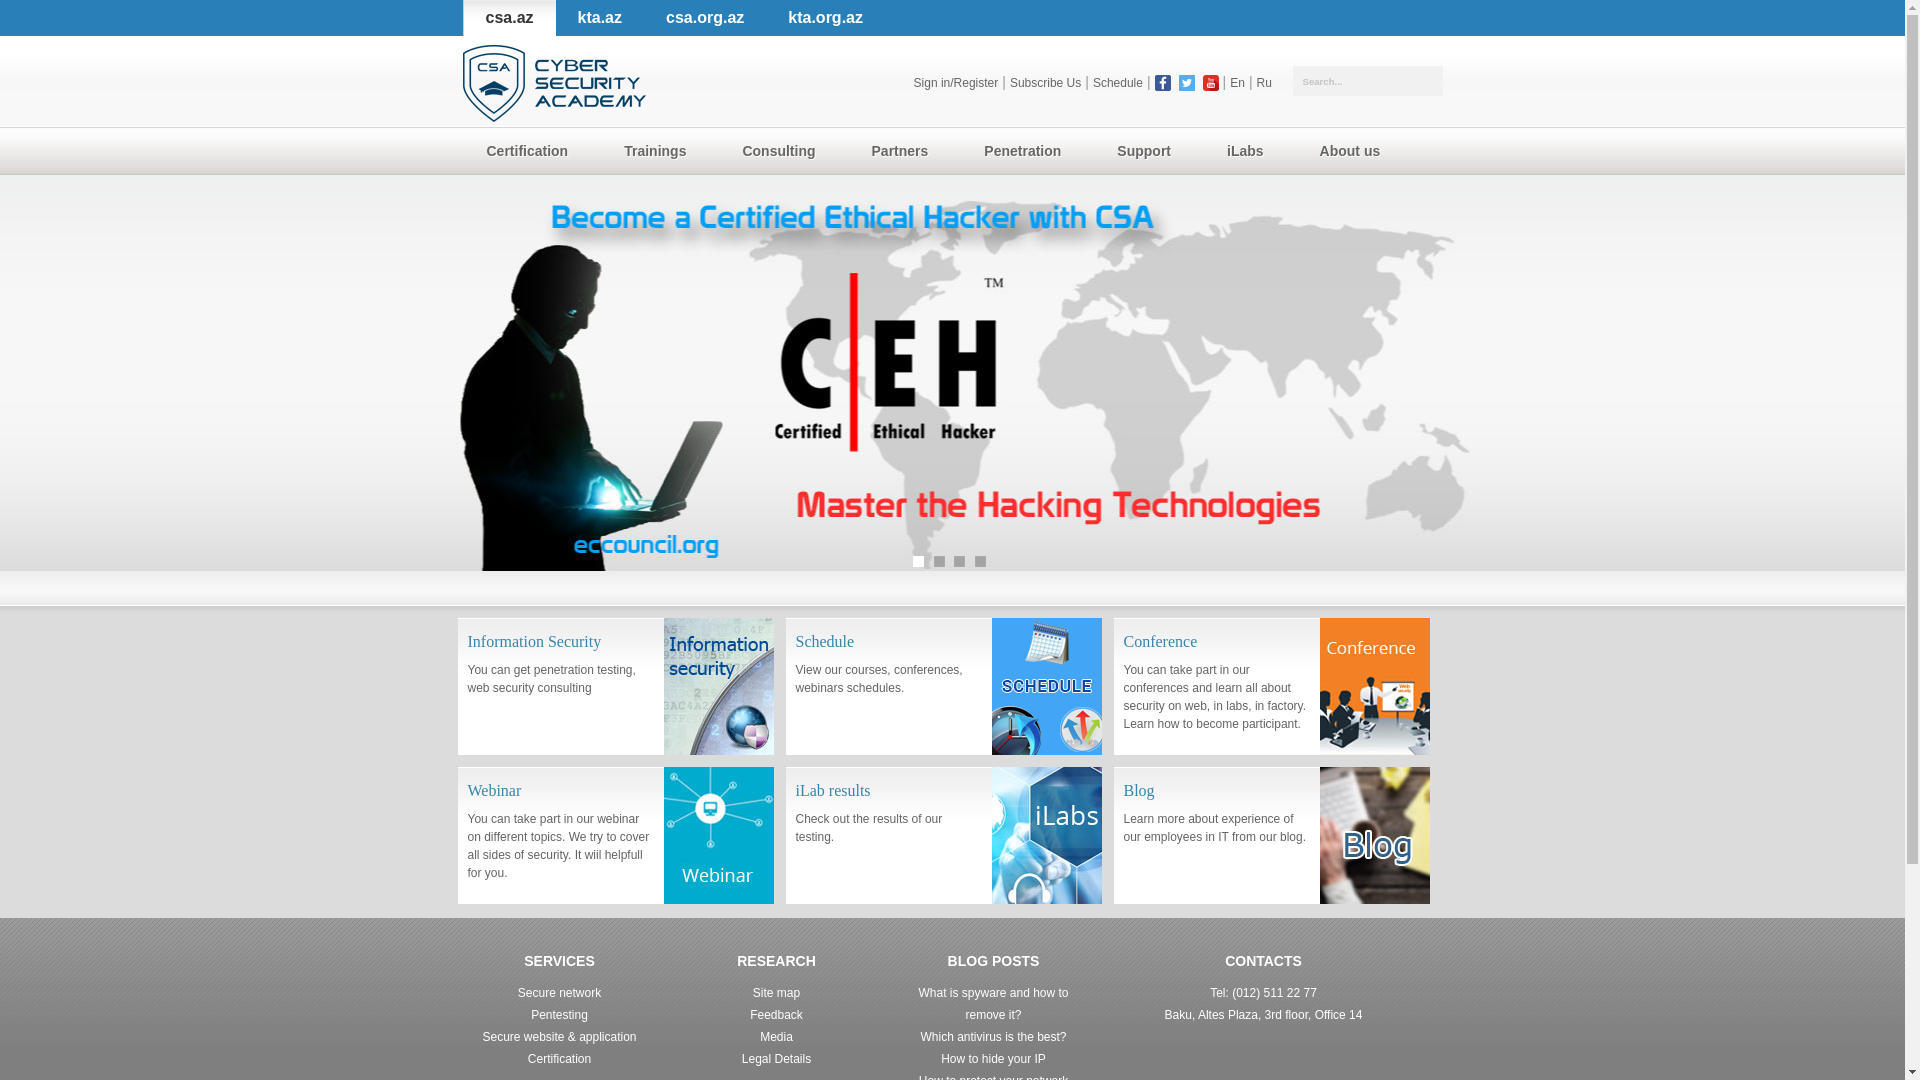  Describe the element at coordinates (825, 18) in the screenshot. I see `'kta.org.az'` at that location.